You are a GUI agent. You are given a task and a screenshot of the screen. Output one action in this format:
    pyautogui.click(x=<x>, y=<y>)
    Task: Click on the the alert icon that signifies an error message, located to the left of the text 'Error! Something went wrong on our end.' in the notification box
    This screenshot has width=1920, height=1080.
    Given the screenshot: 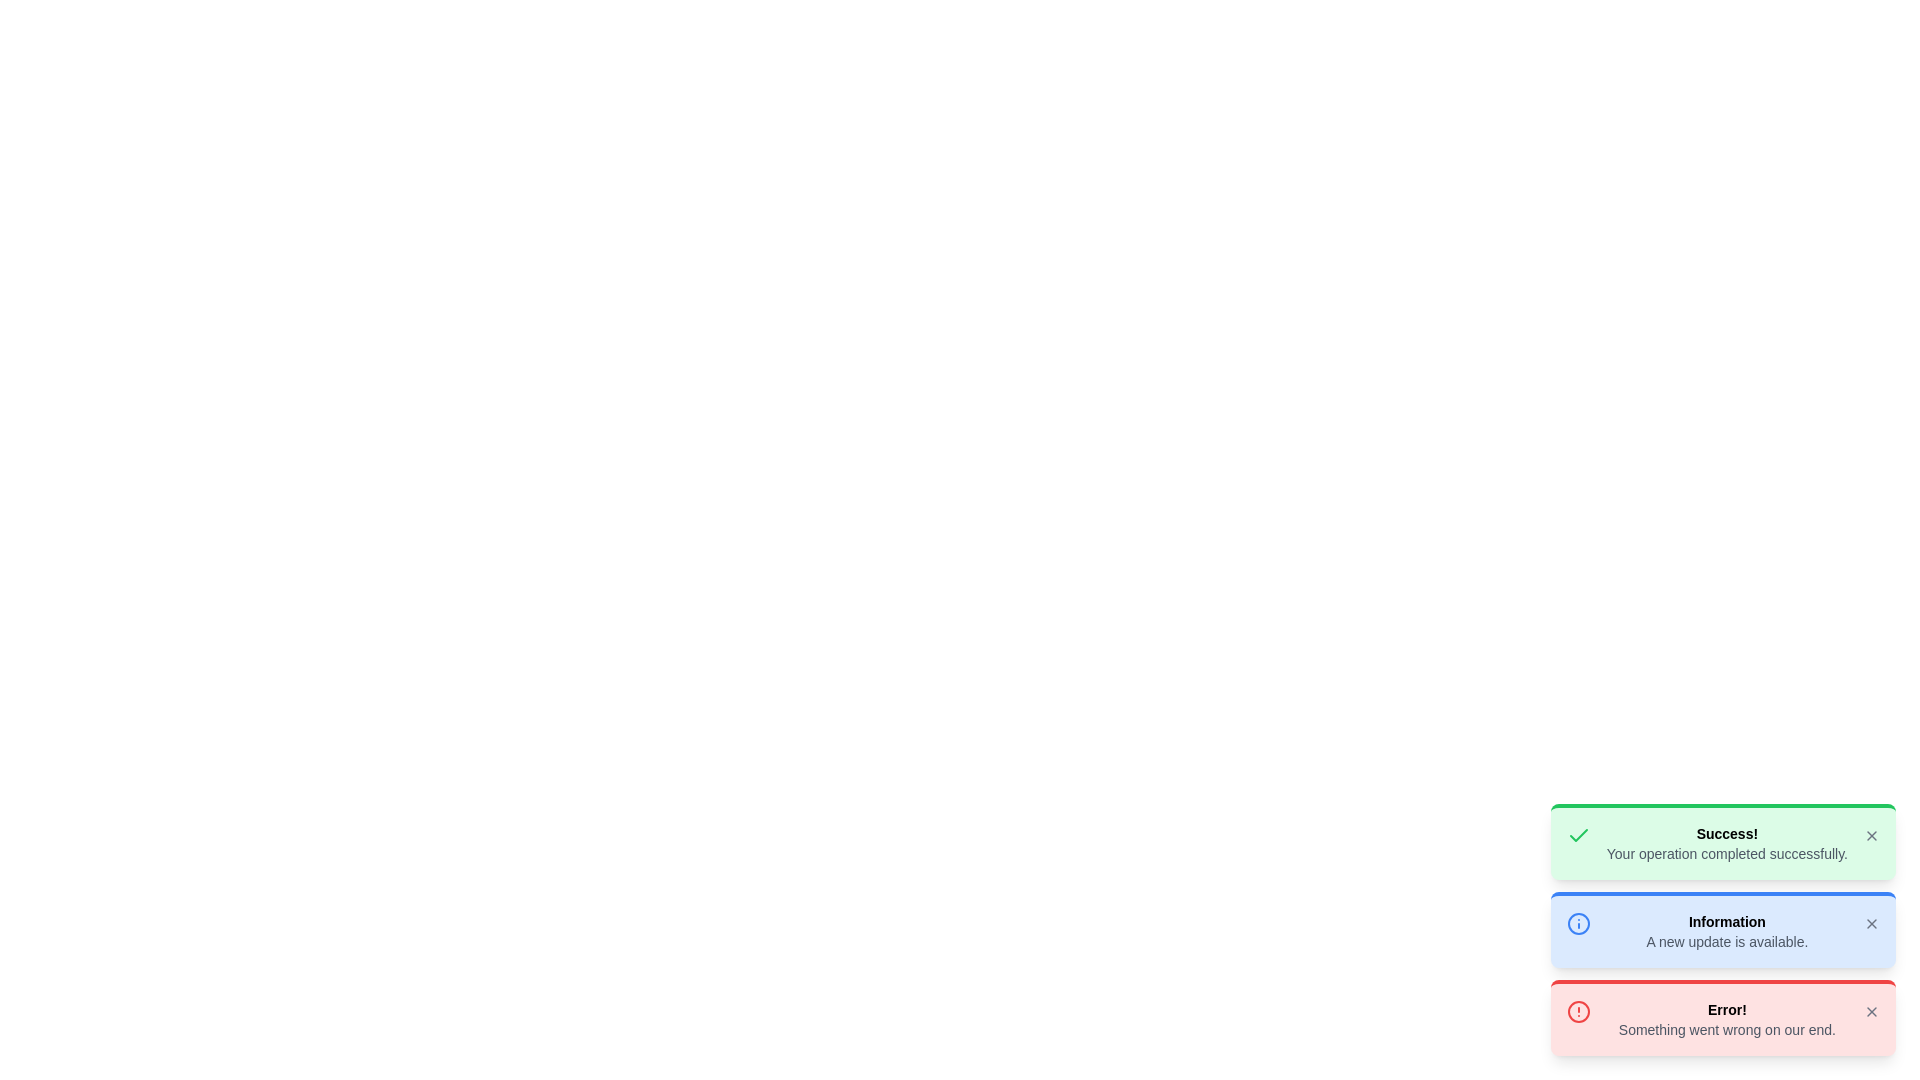 What is the action you would take?
    pyautogui.click(x=1577, y=1011)
    